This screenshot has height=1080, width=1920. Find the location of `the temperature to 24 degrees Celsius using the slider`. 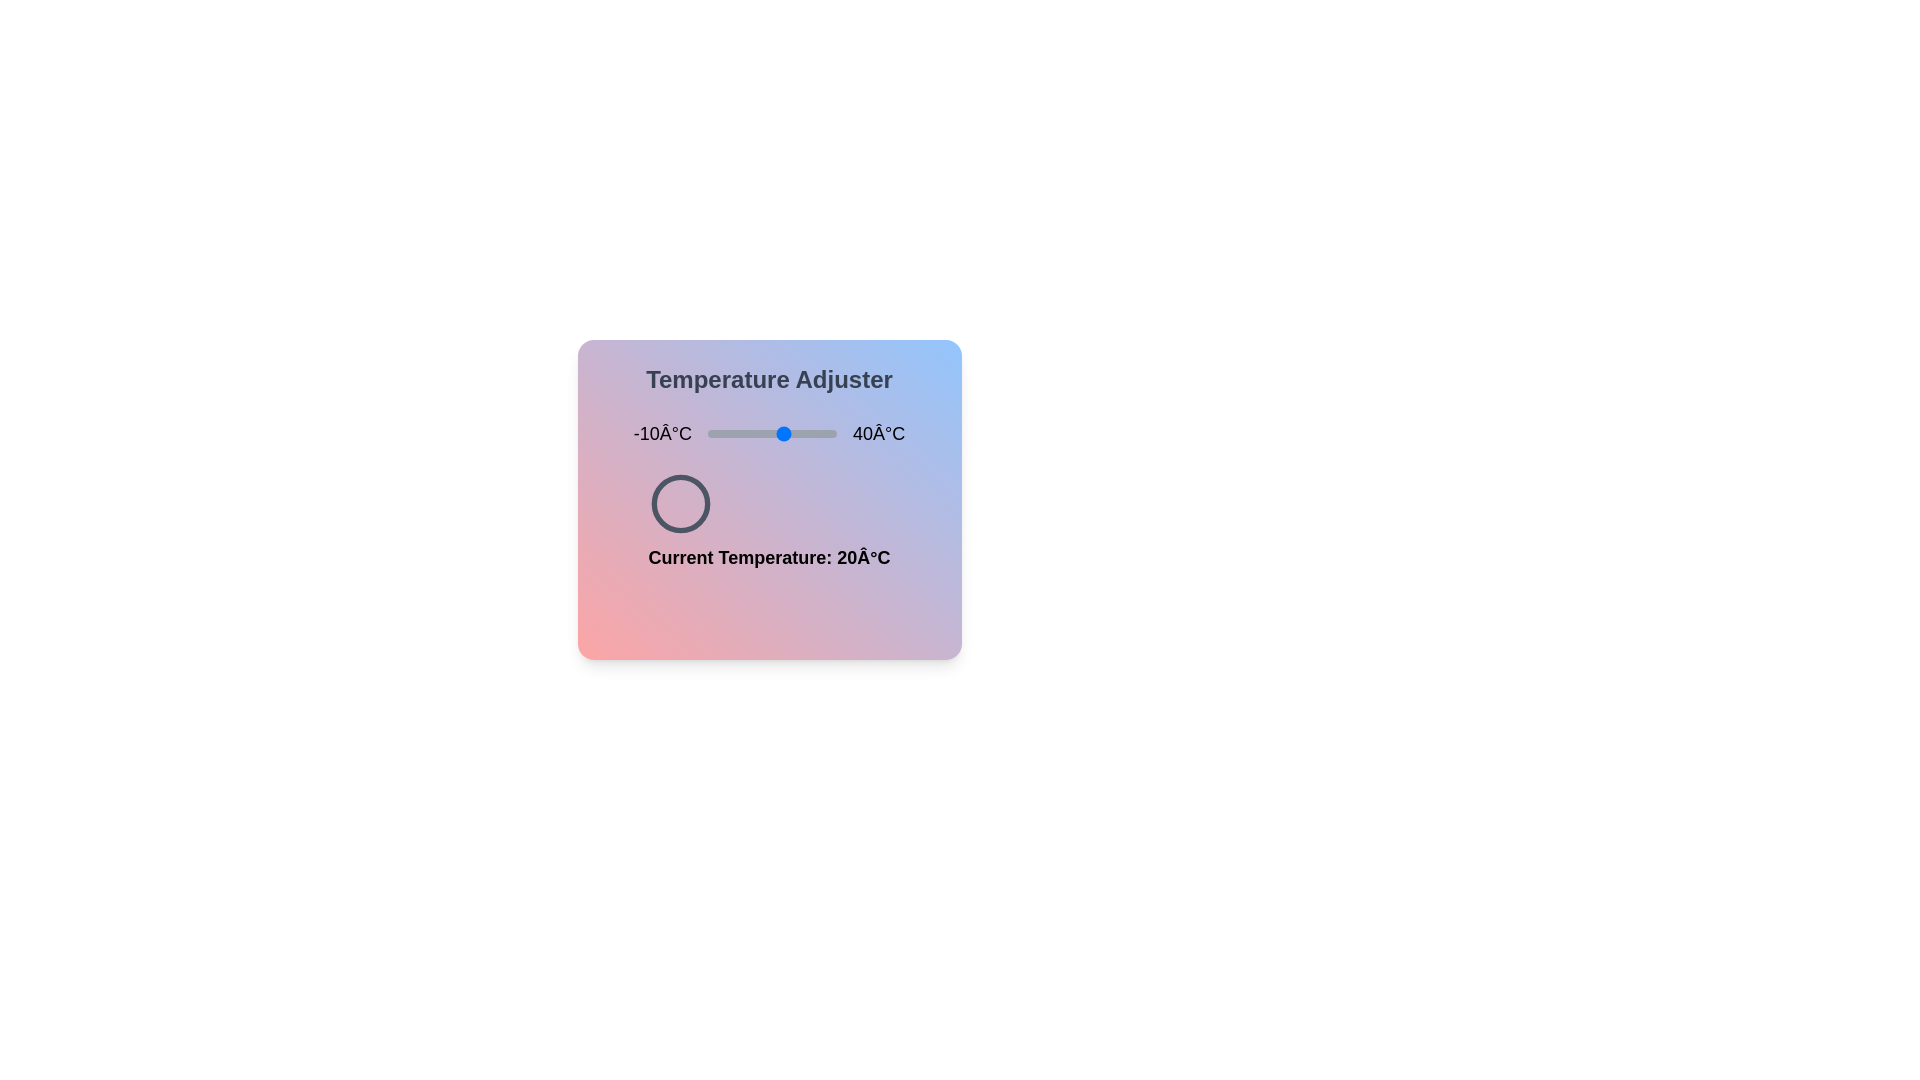

the temperature to 24 degrees Celsius using the slider is located at coordinates (794, 433).